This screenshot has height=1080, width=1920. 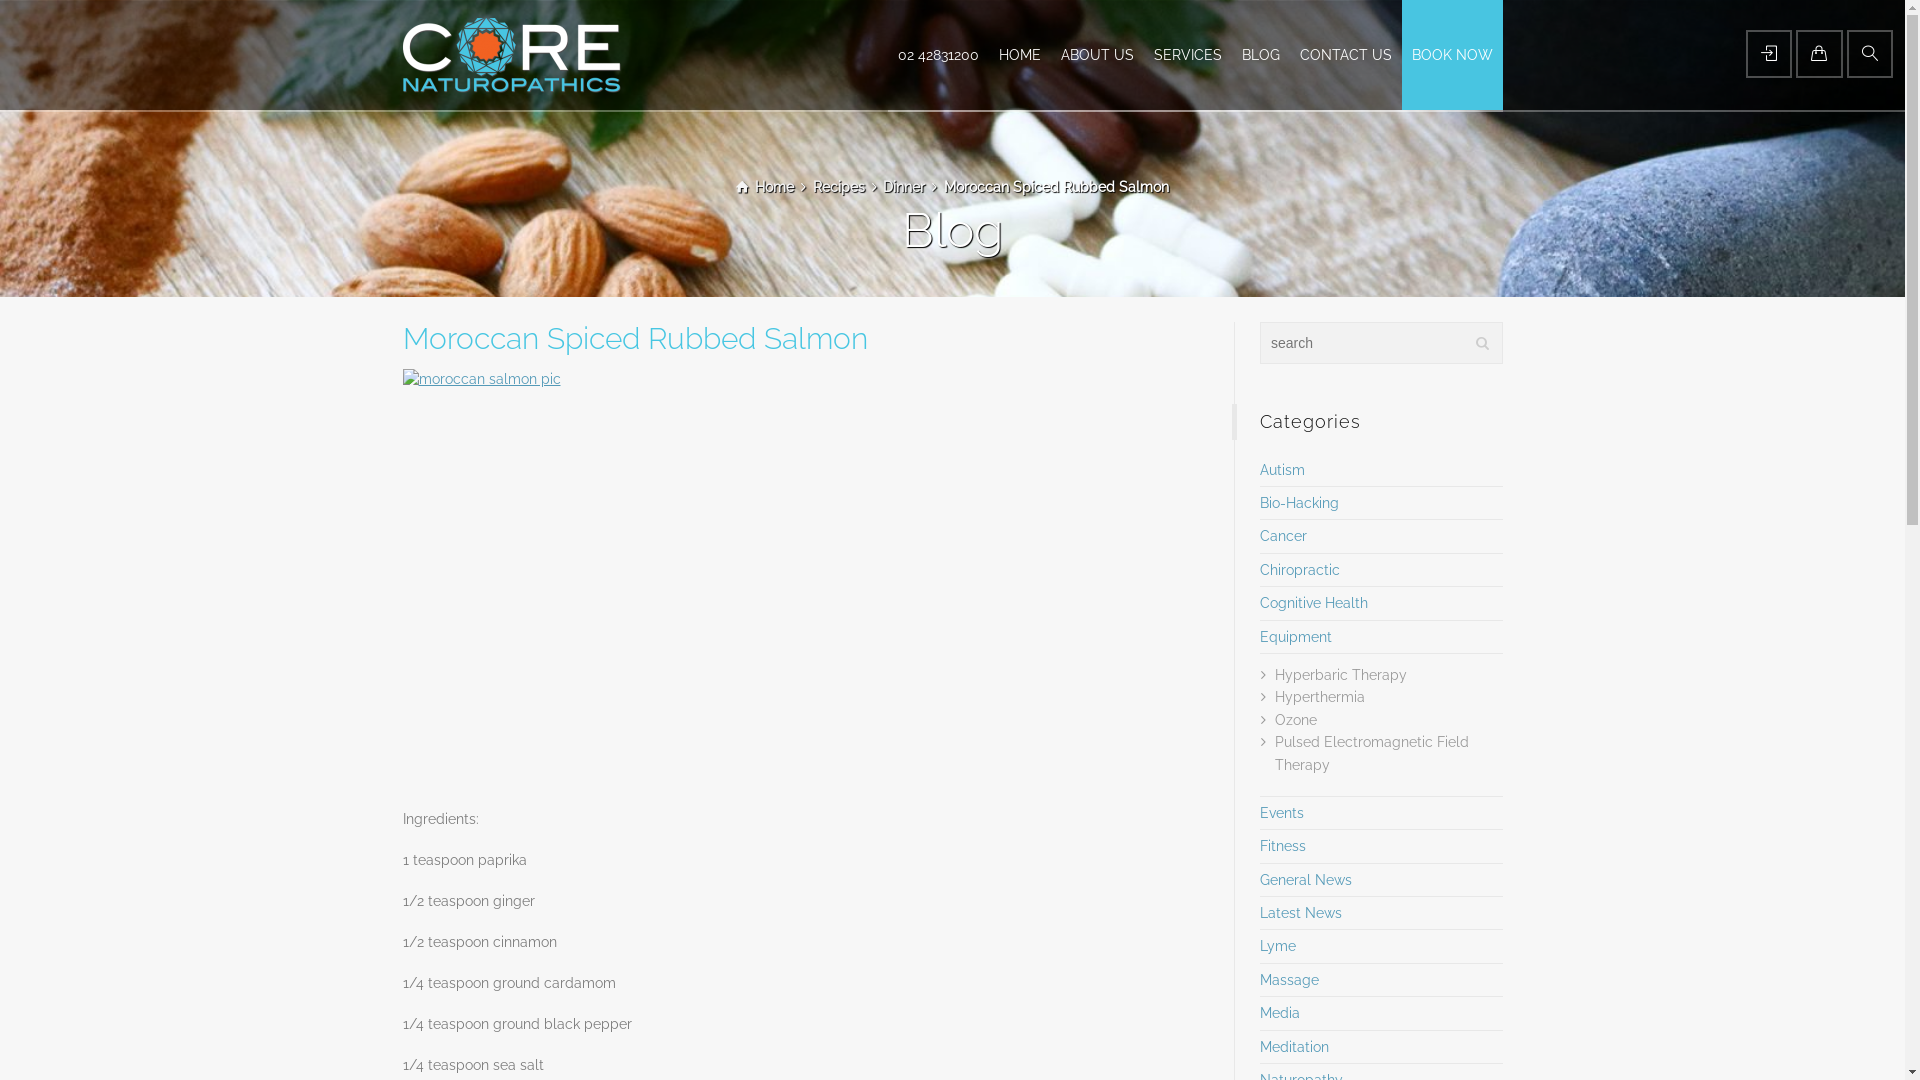 What do you see at coordinates (1869, 53) in the screenshot?
I see `'Search'` at bounding box center [1869, 53].